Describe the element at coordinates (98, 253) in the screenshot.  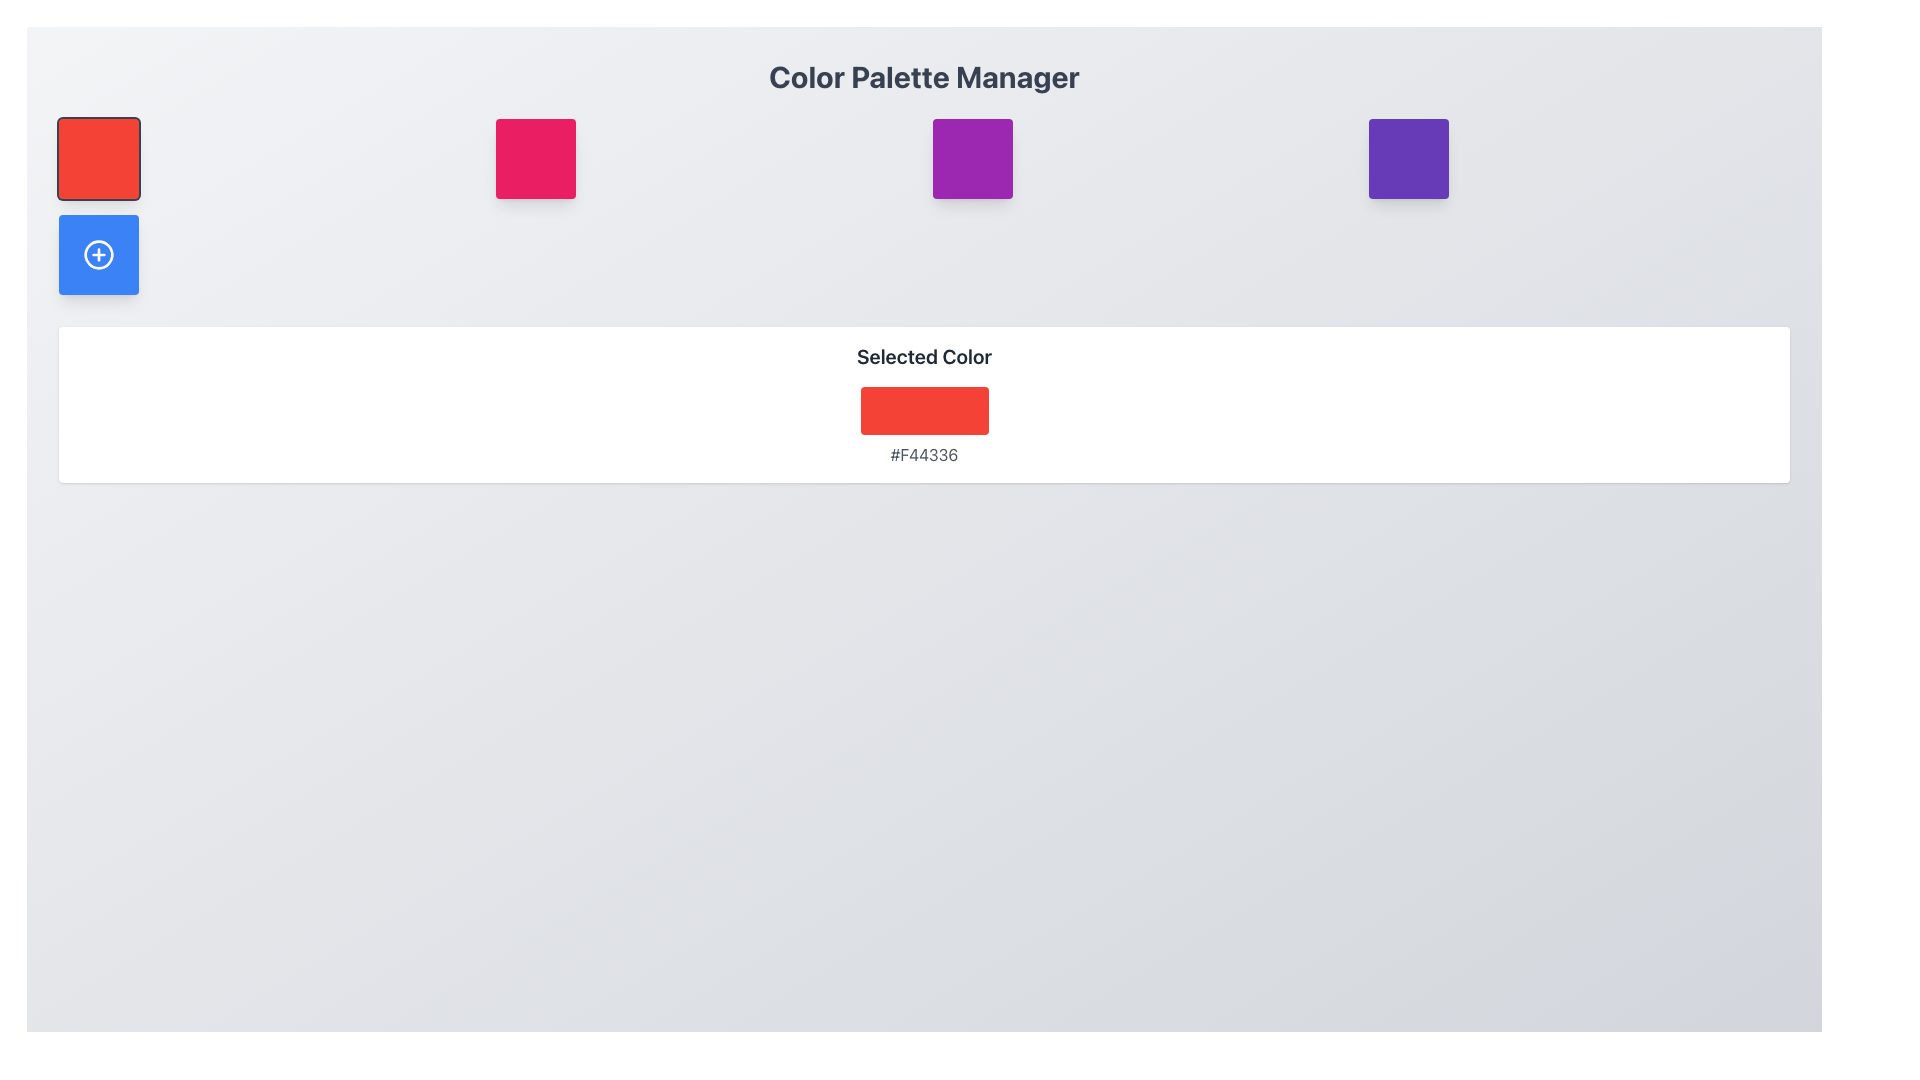
I see `the circular button with a plus sign in the center, which is styled with a blue background and white stroke, located in the second position of the vertical group of color selectors on the left side of the interface` at that location.